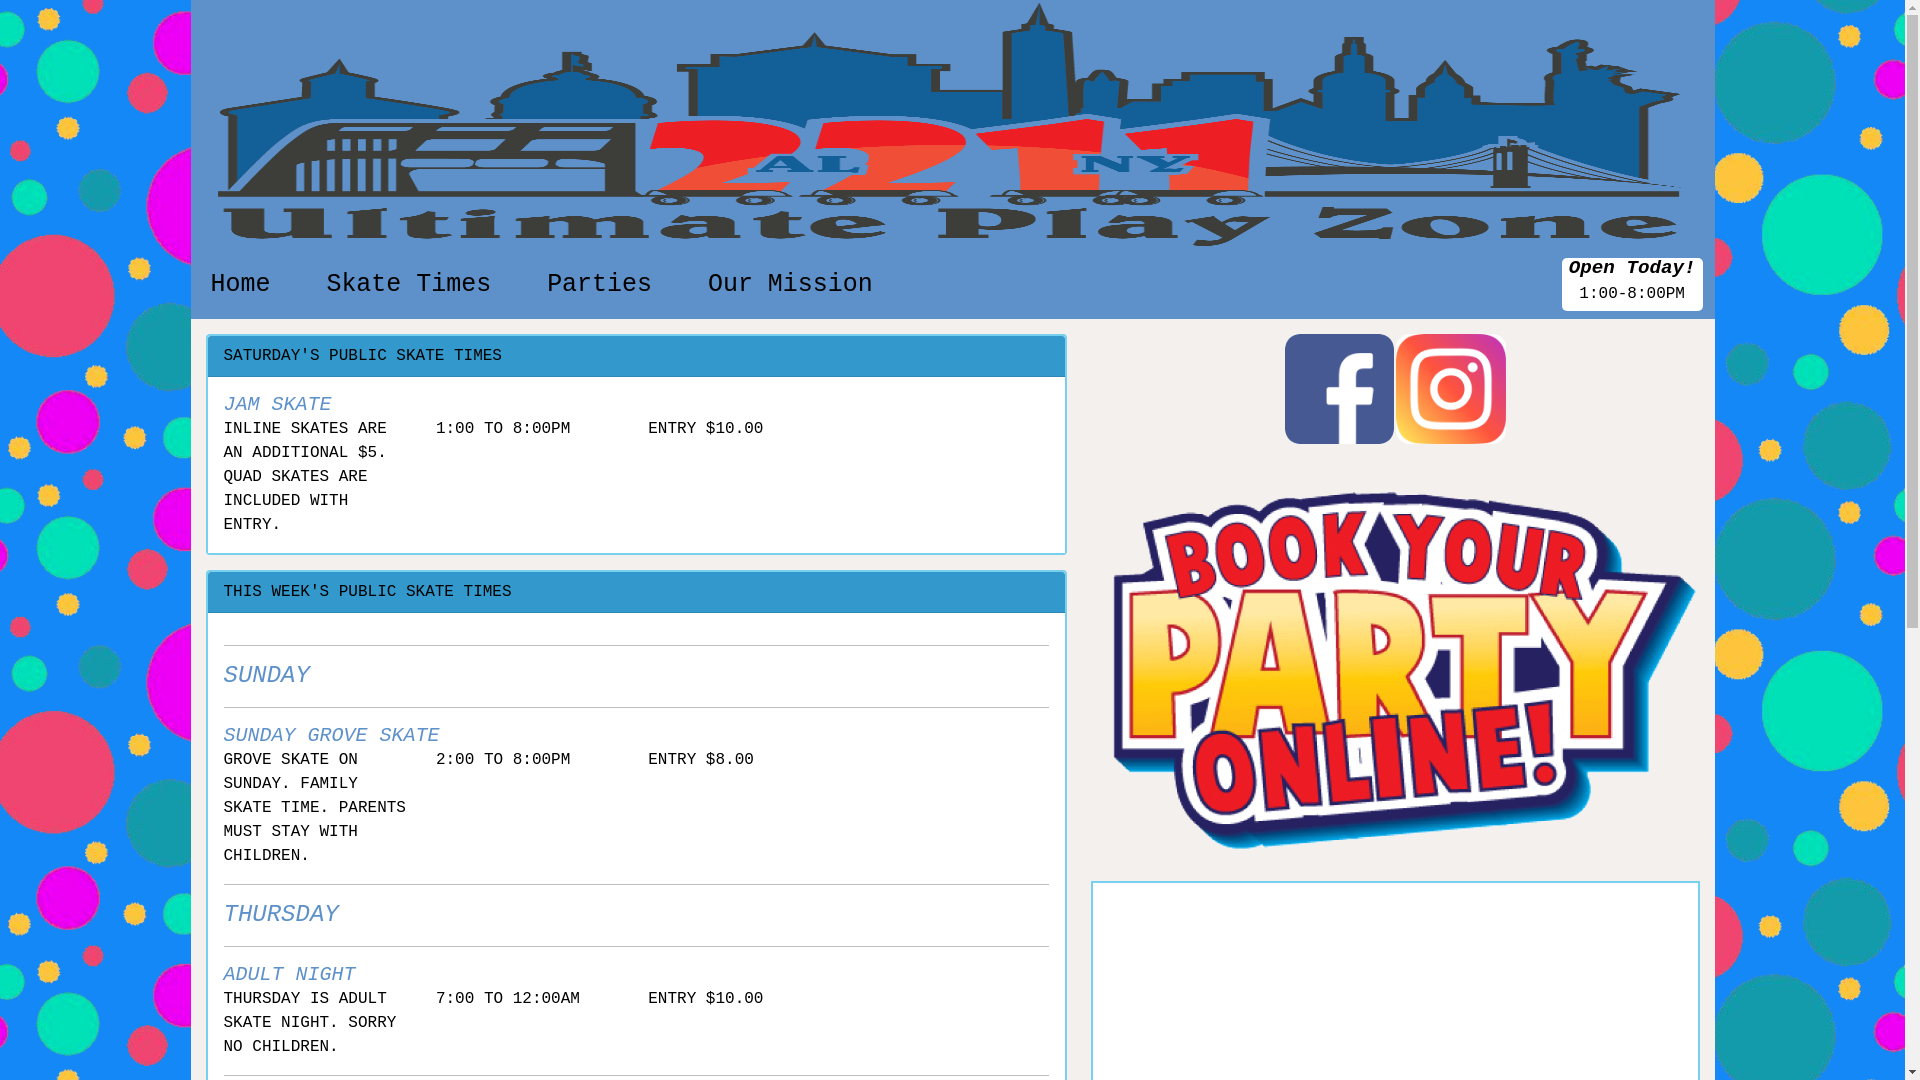 The width and height of the screenshot is (1920, 1080). Describe the element at coordinates (1632, 267) in the screenshot. I see `'Open Today!'` at that location.